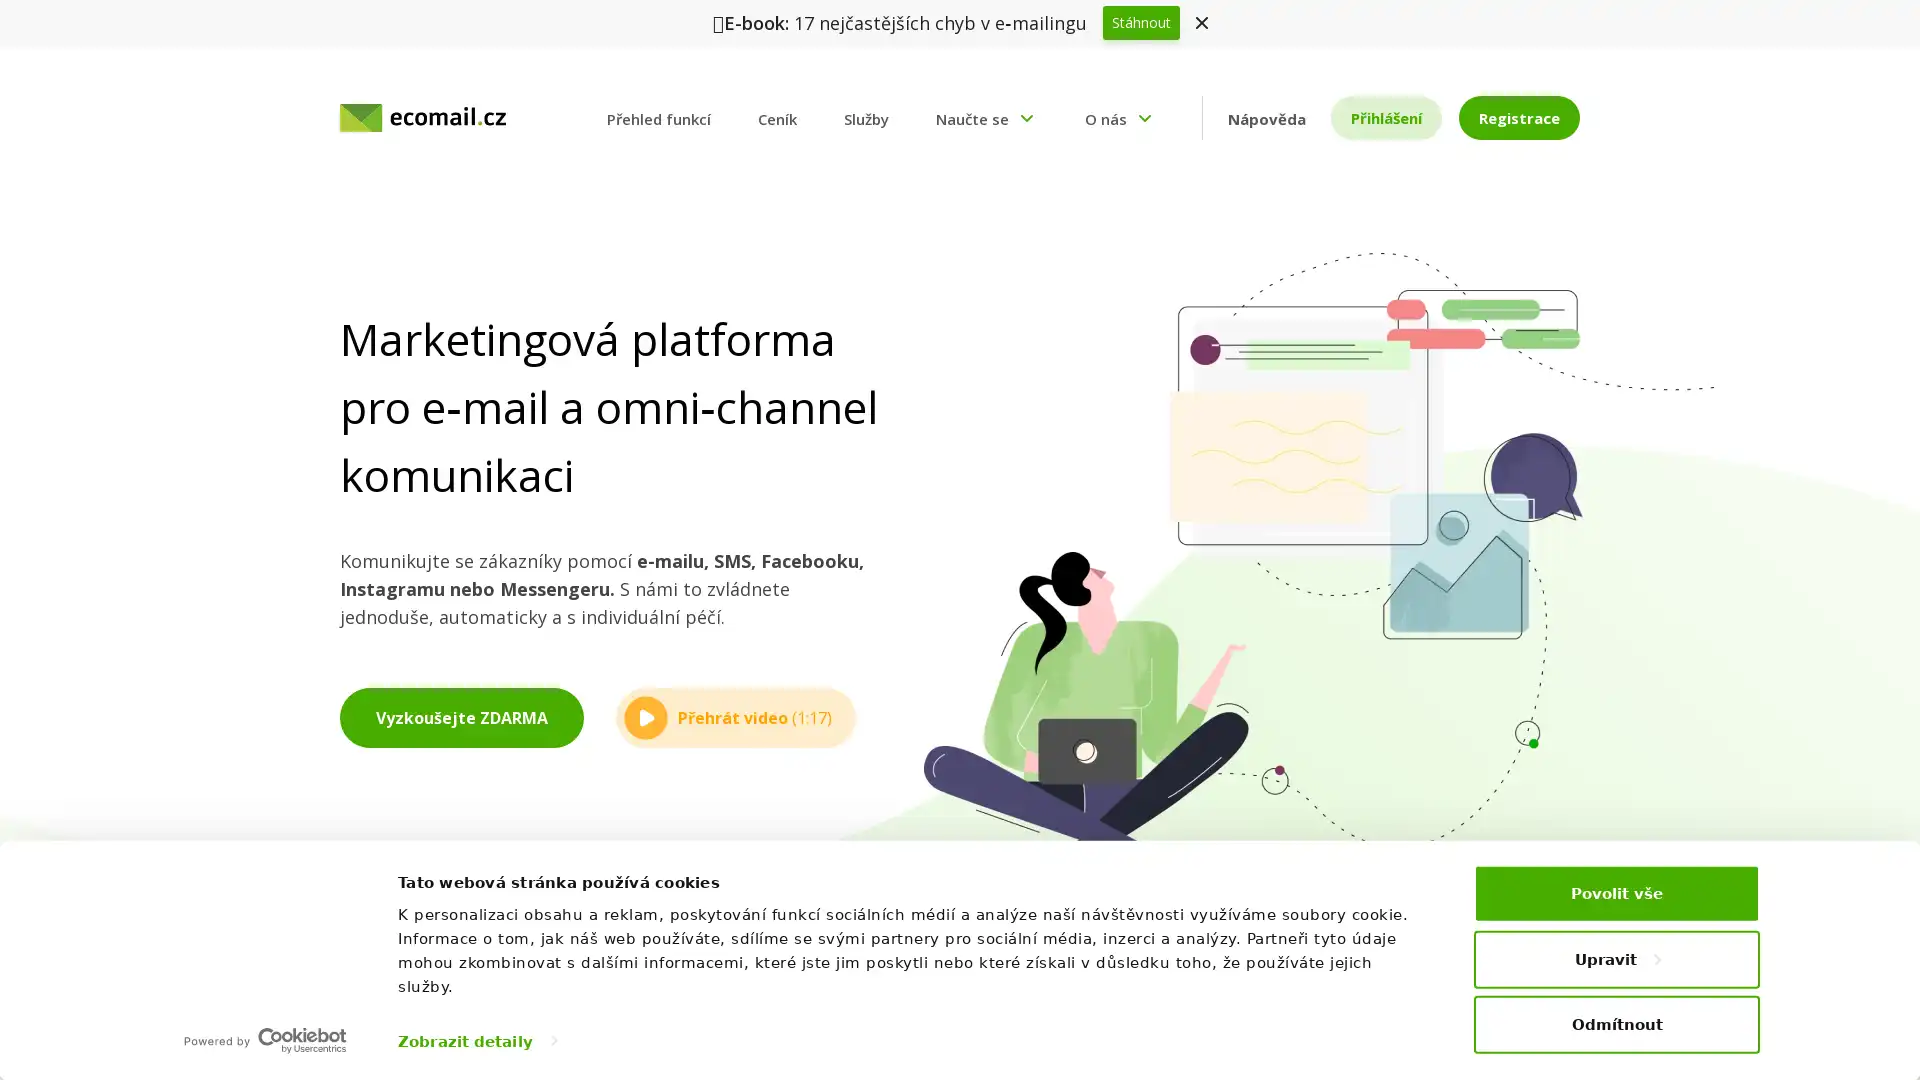  What do you see at coordinates (1617, 958) in the screenshot?
I see `Upravit` at bounding box center [1617, 958].